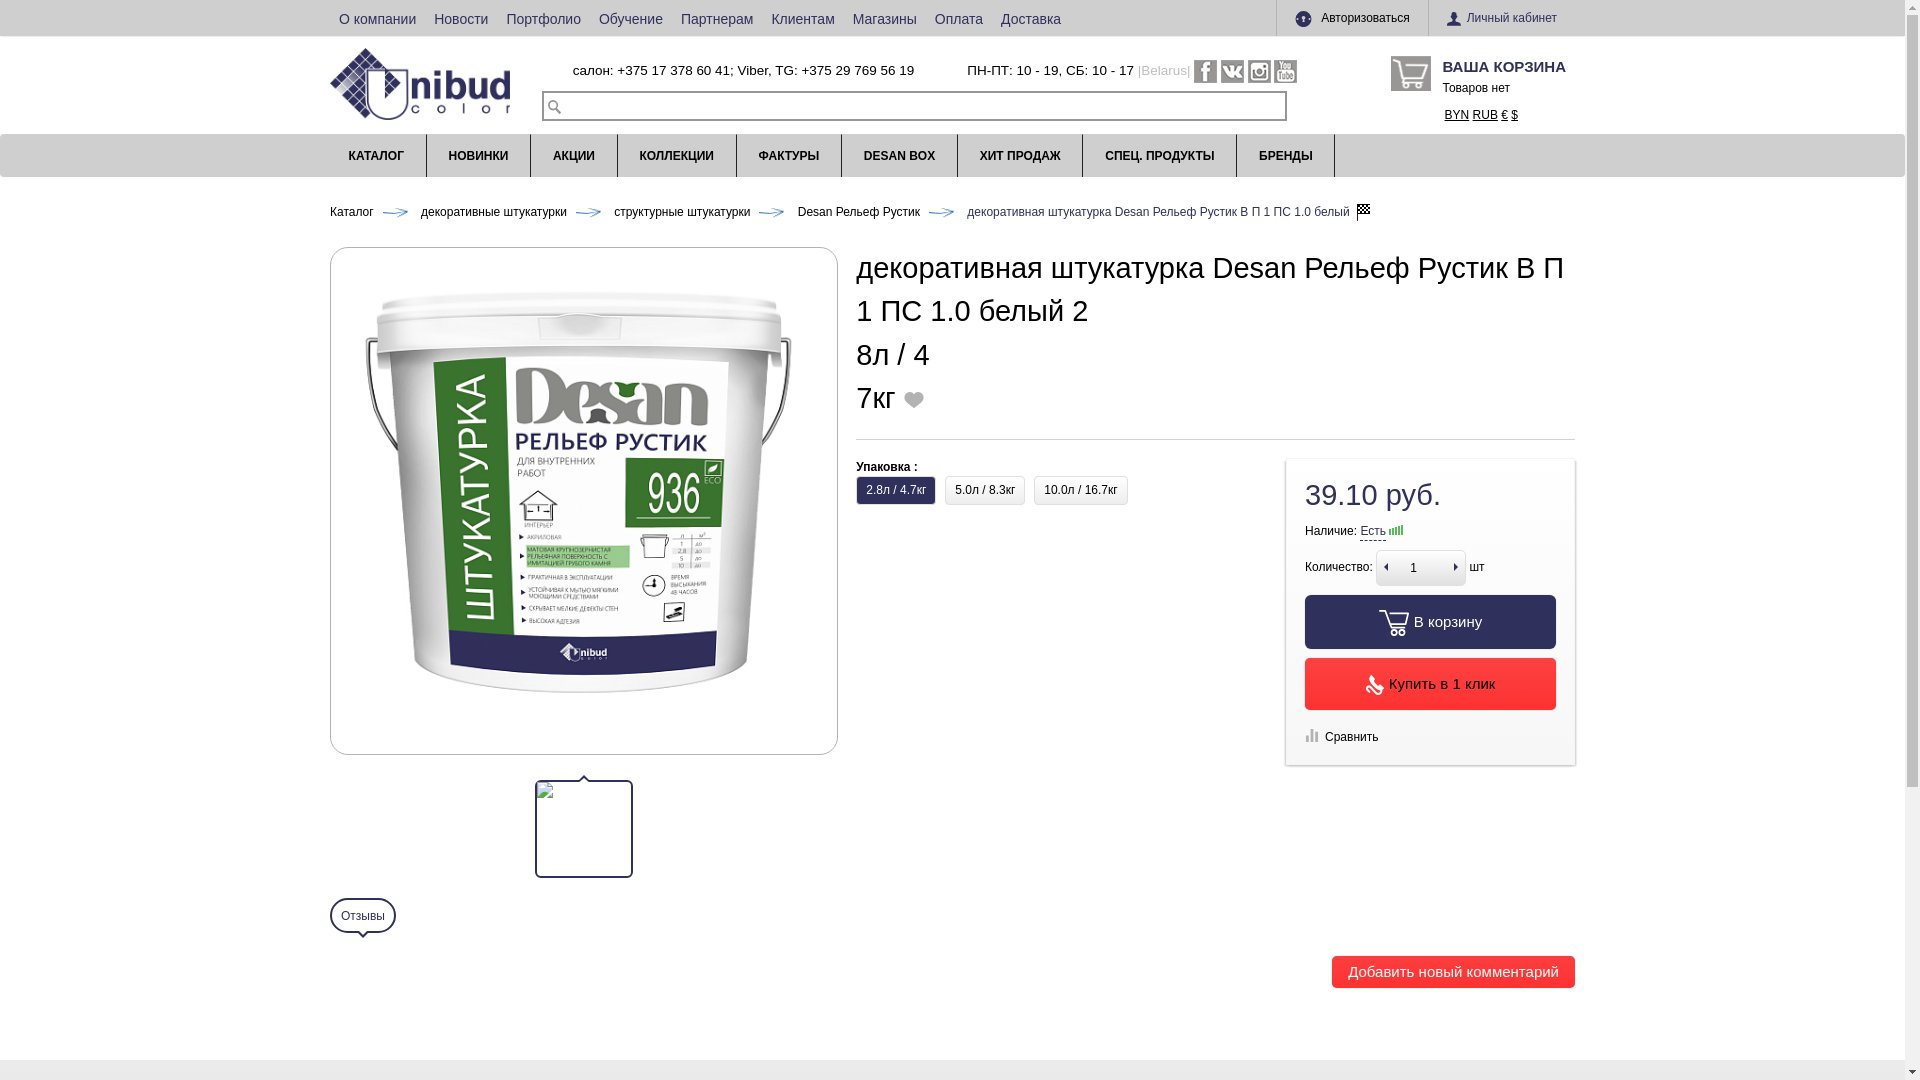 This screenshot has height=1080, width=1920. What do you see at coordinates (898, 154) in the screenshot?
I see `'DESAN BOX'` at bounding box center [898, 154].